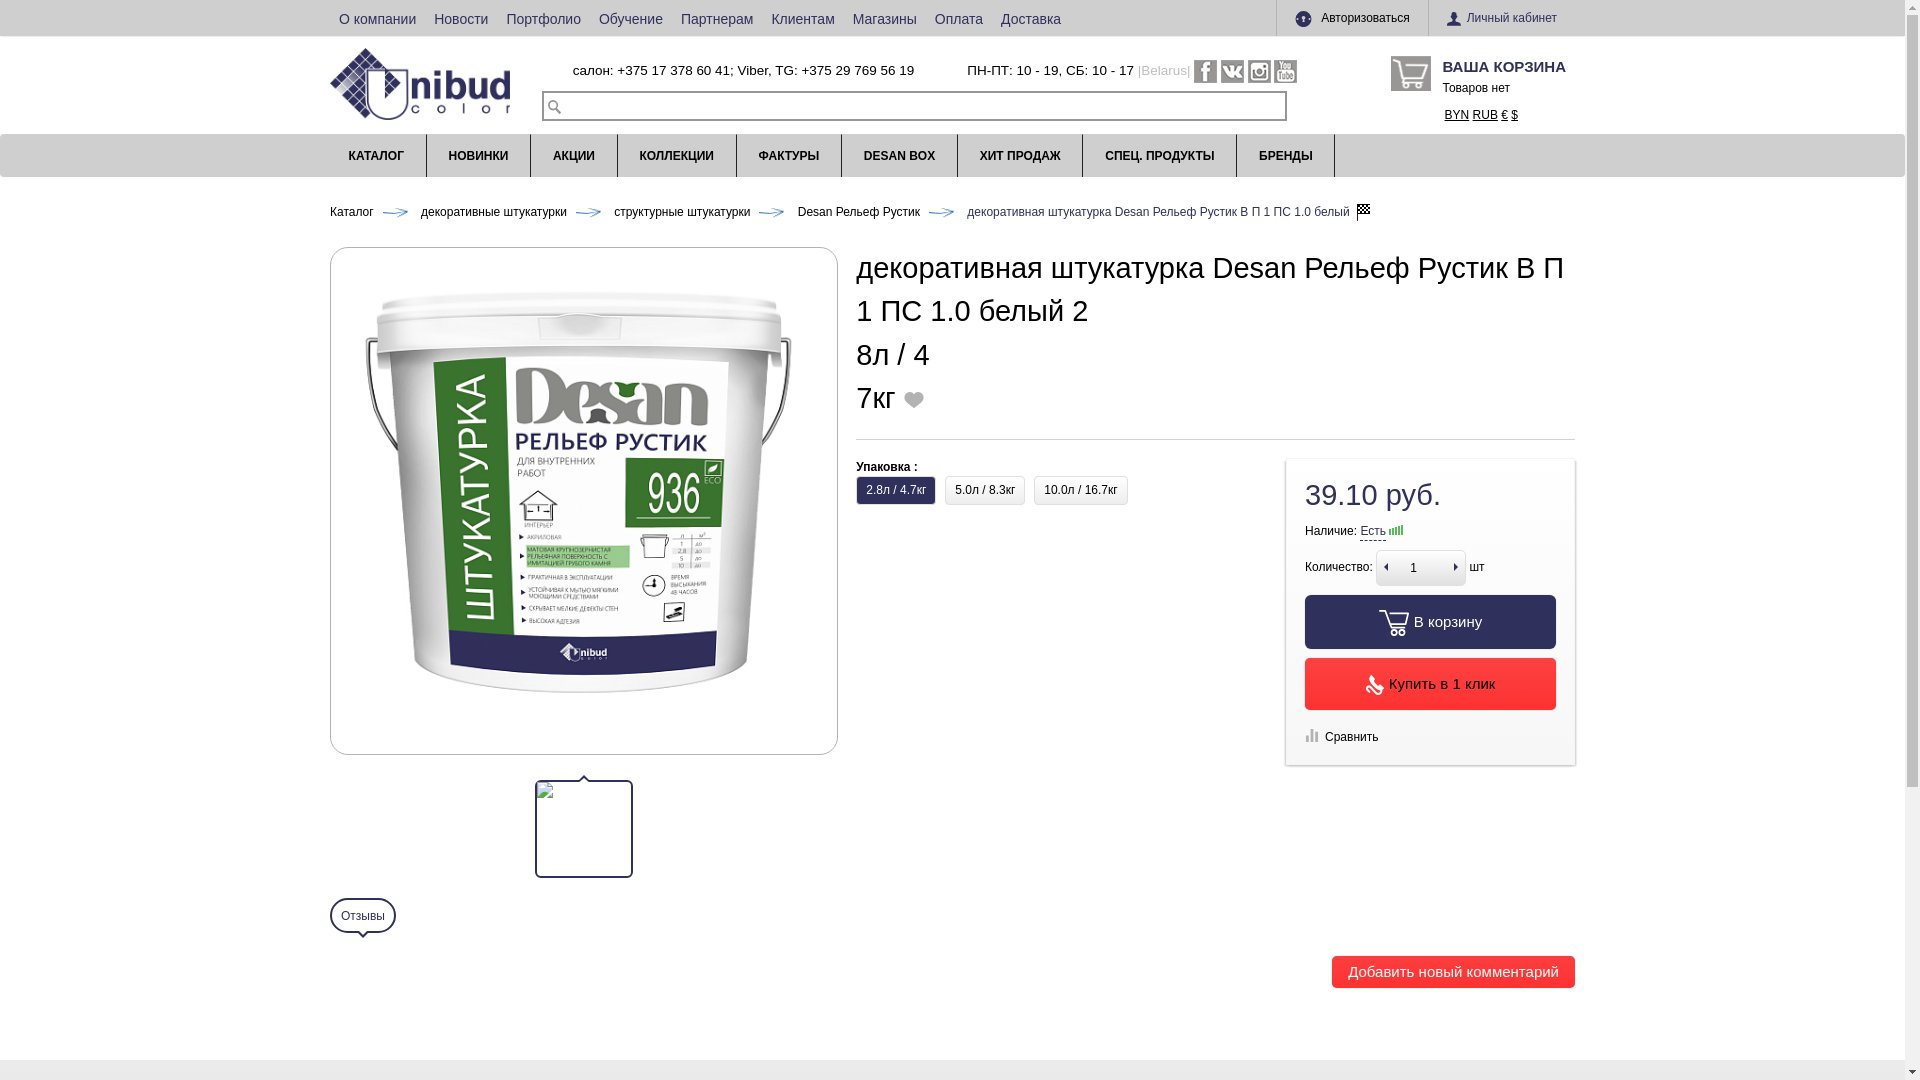 This screenshot has height=1080, width=1920. What do you see at coordinates (898, 154) in the screenshot?
I see `'DESAN BOX'` at bounding box center [898, 154].